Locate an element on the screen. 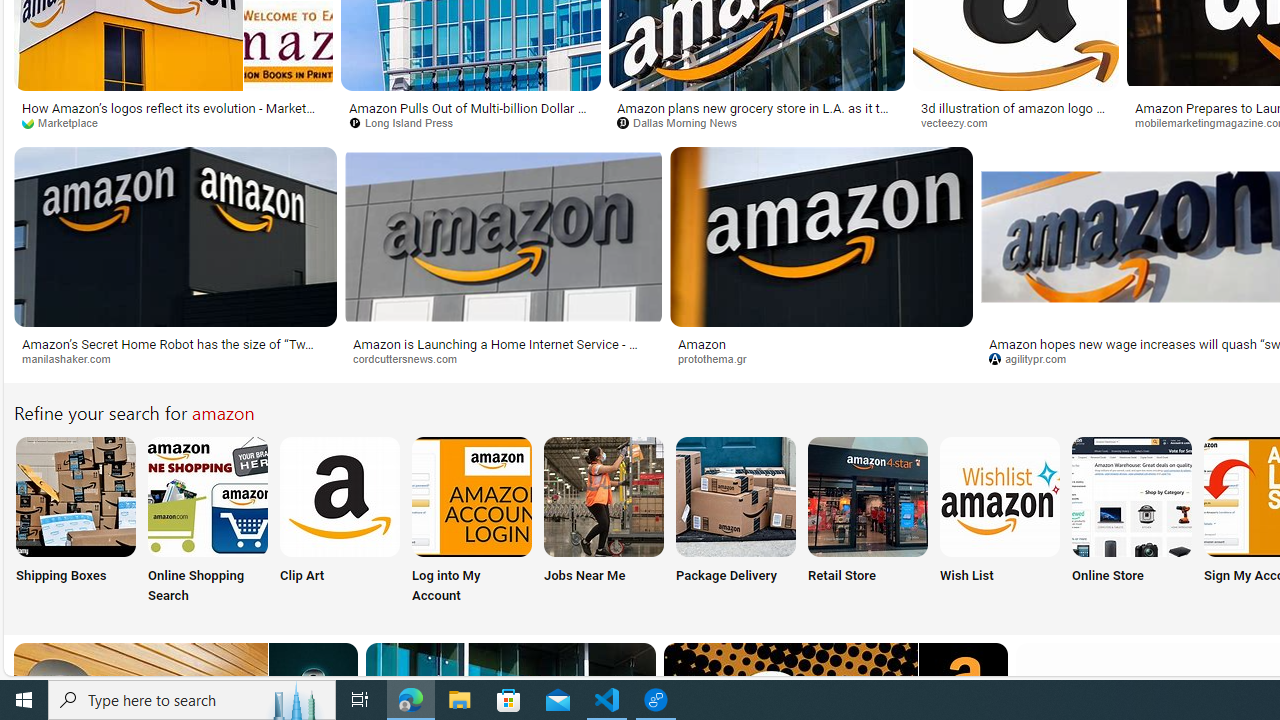 This screenshot has width=1280, height=720. 'manilashaker.com' is located at coordinates (73, 357).